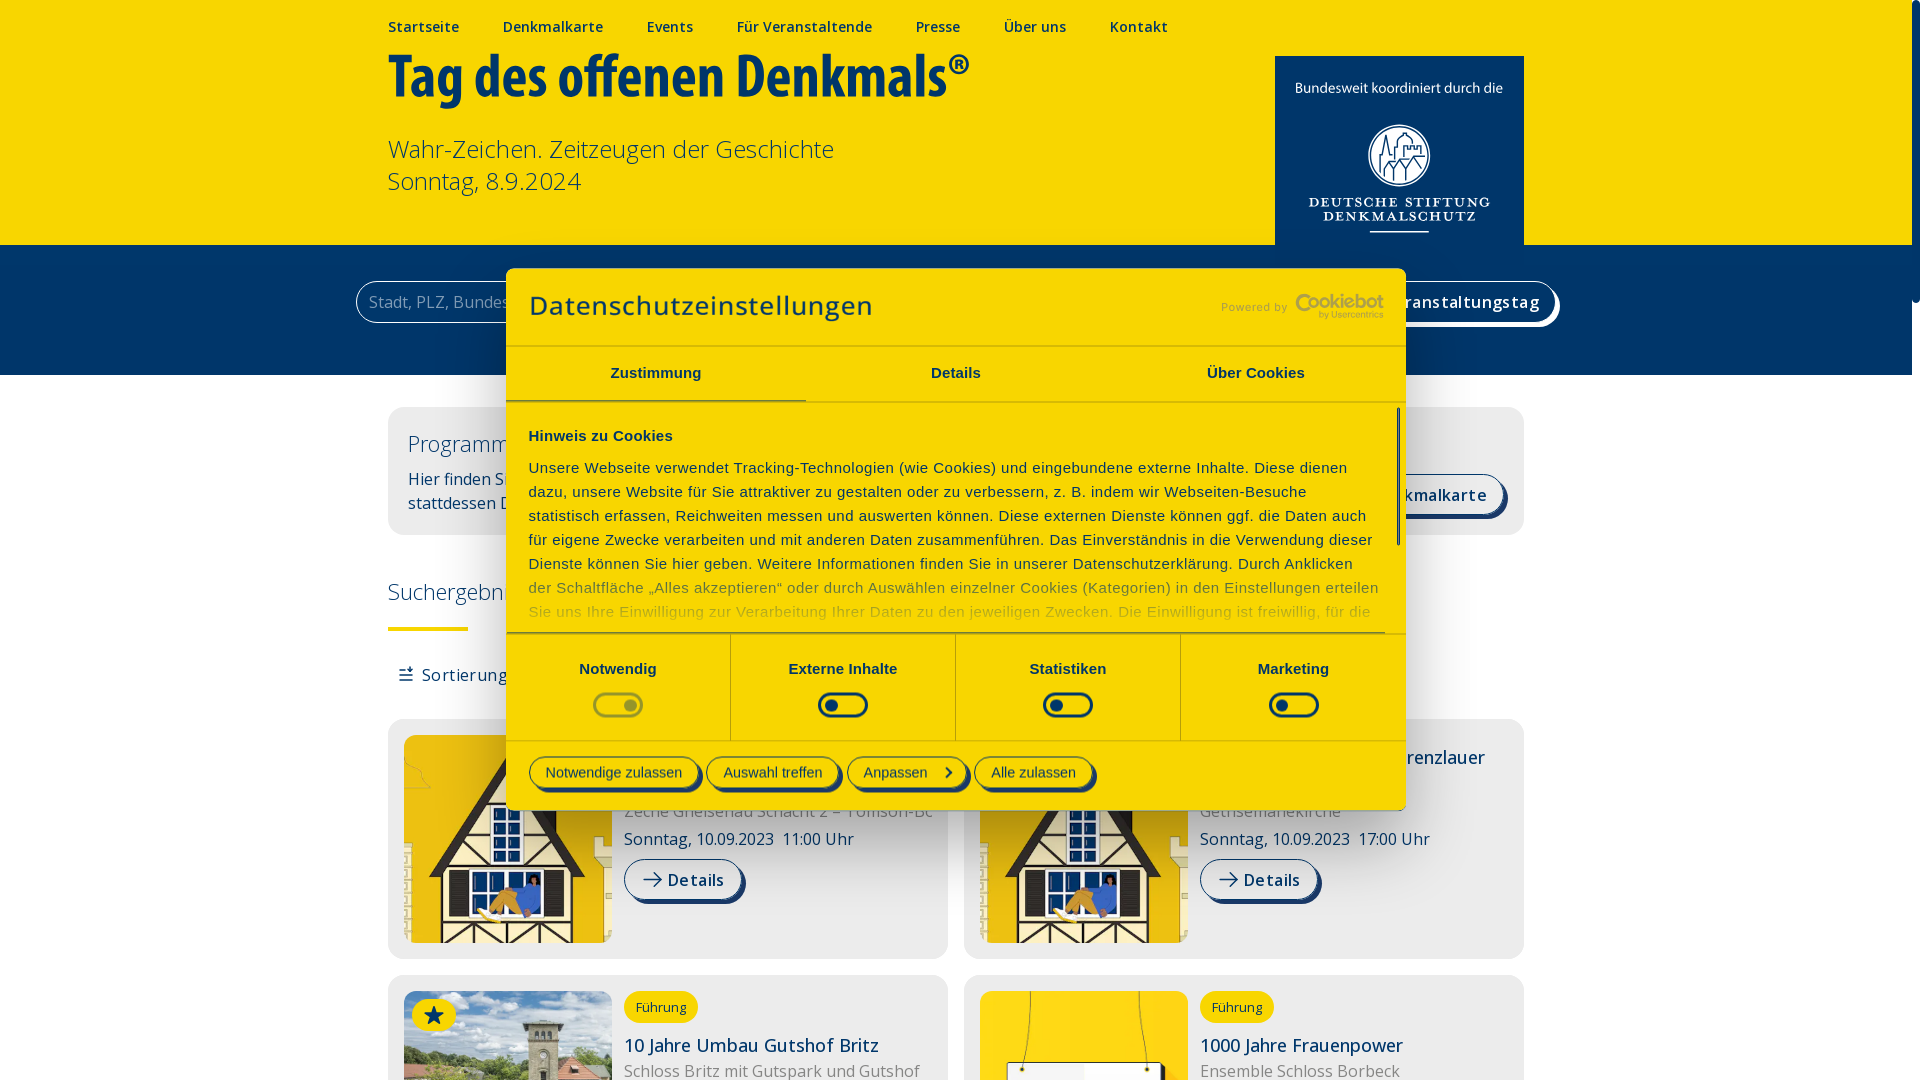 Image resolution: width=1920 pixels, height=1080 pixels. I want to click on 'Startseite', so click(422, 26).